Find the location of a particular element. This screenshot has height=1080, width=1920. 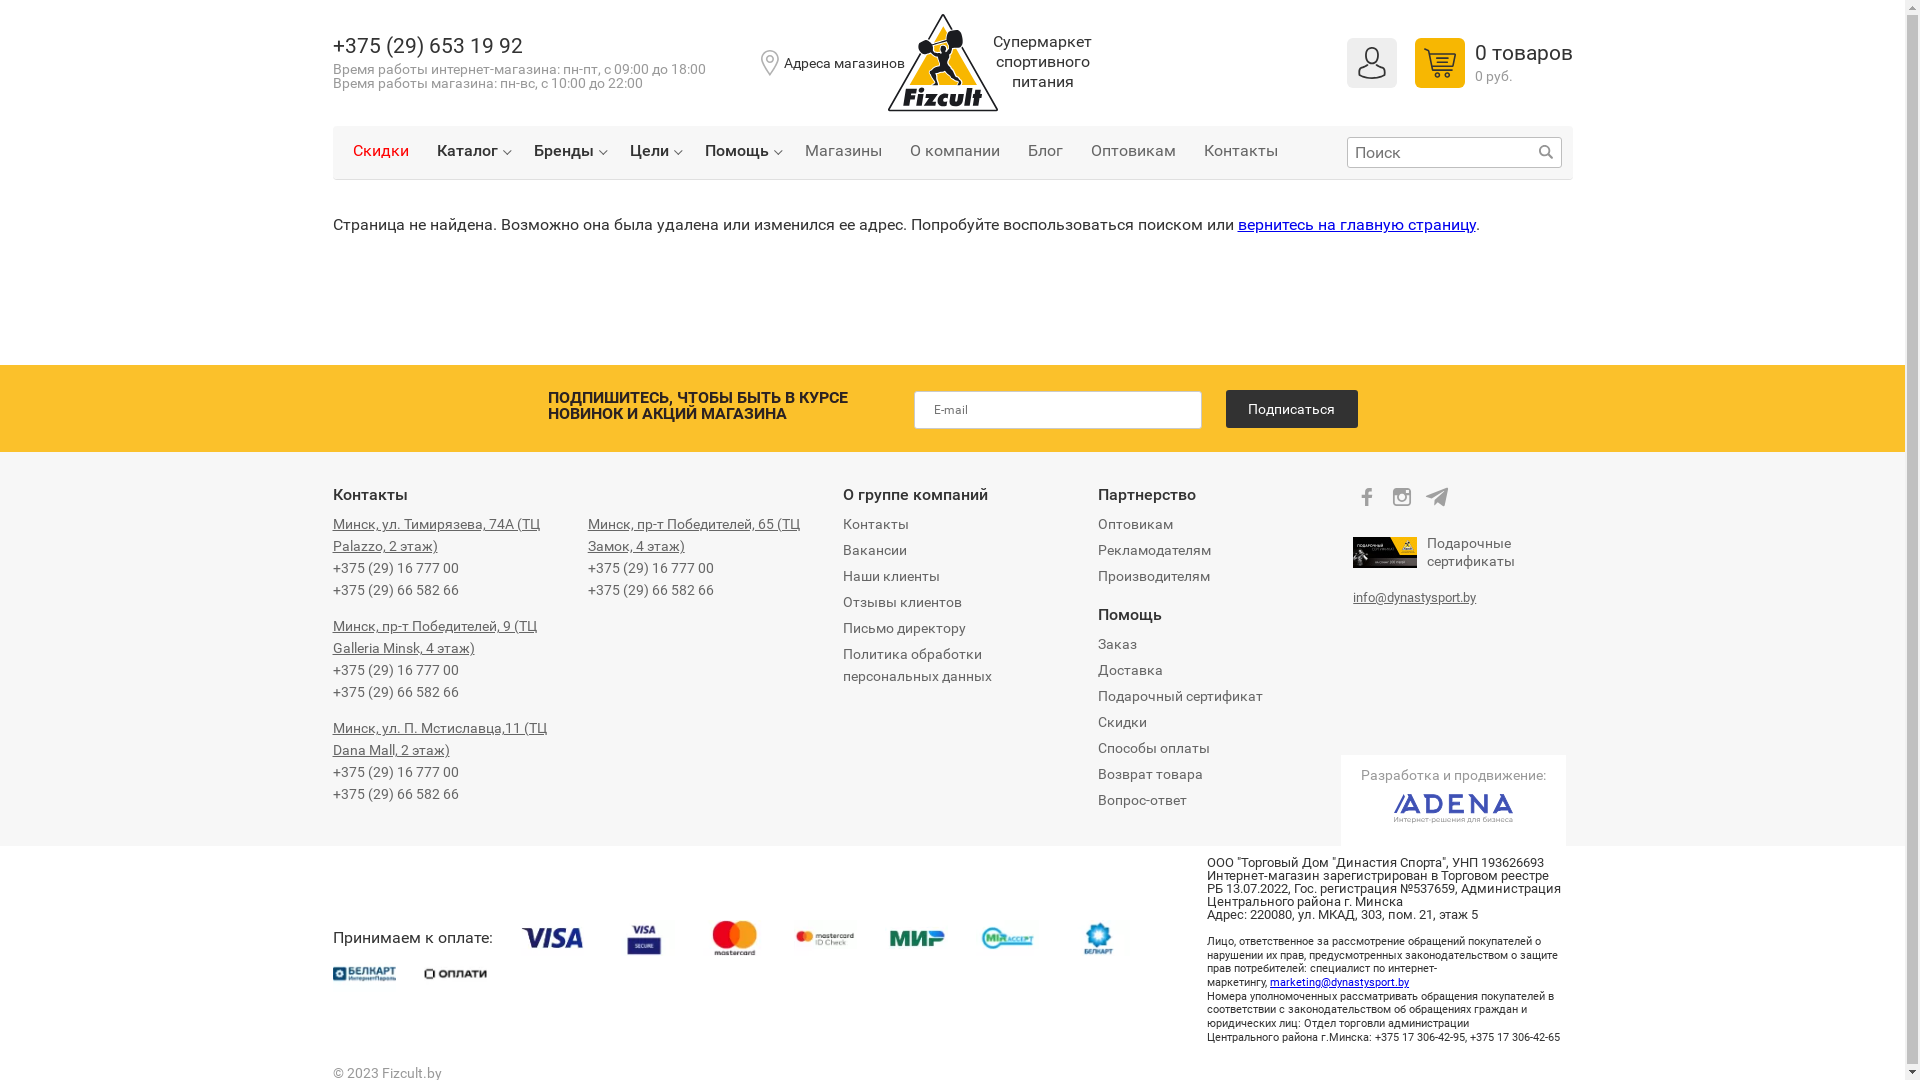

'marketing@dynastysport.by' is located at coordinates (1339, 981).